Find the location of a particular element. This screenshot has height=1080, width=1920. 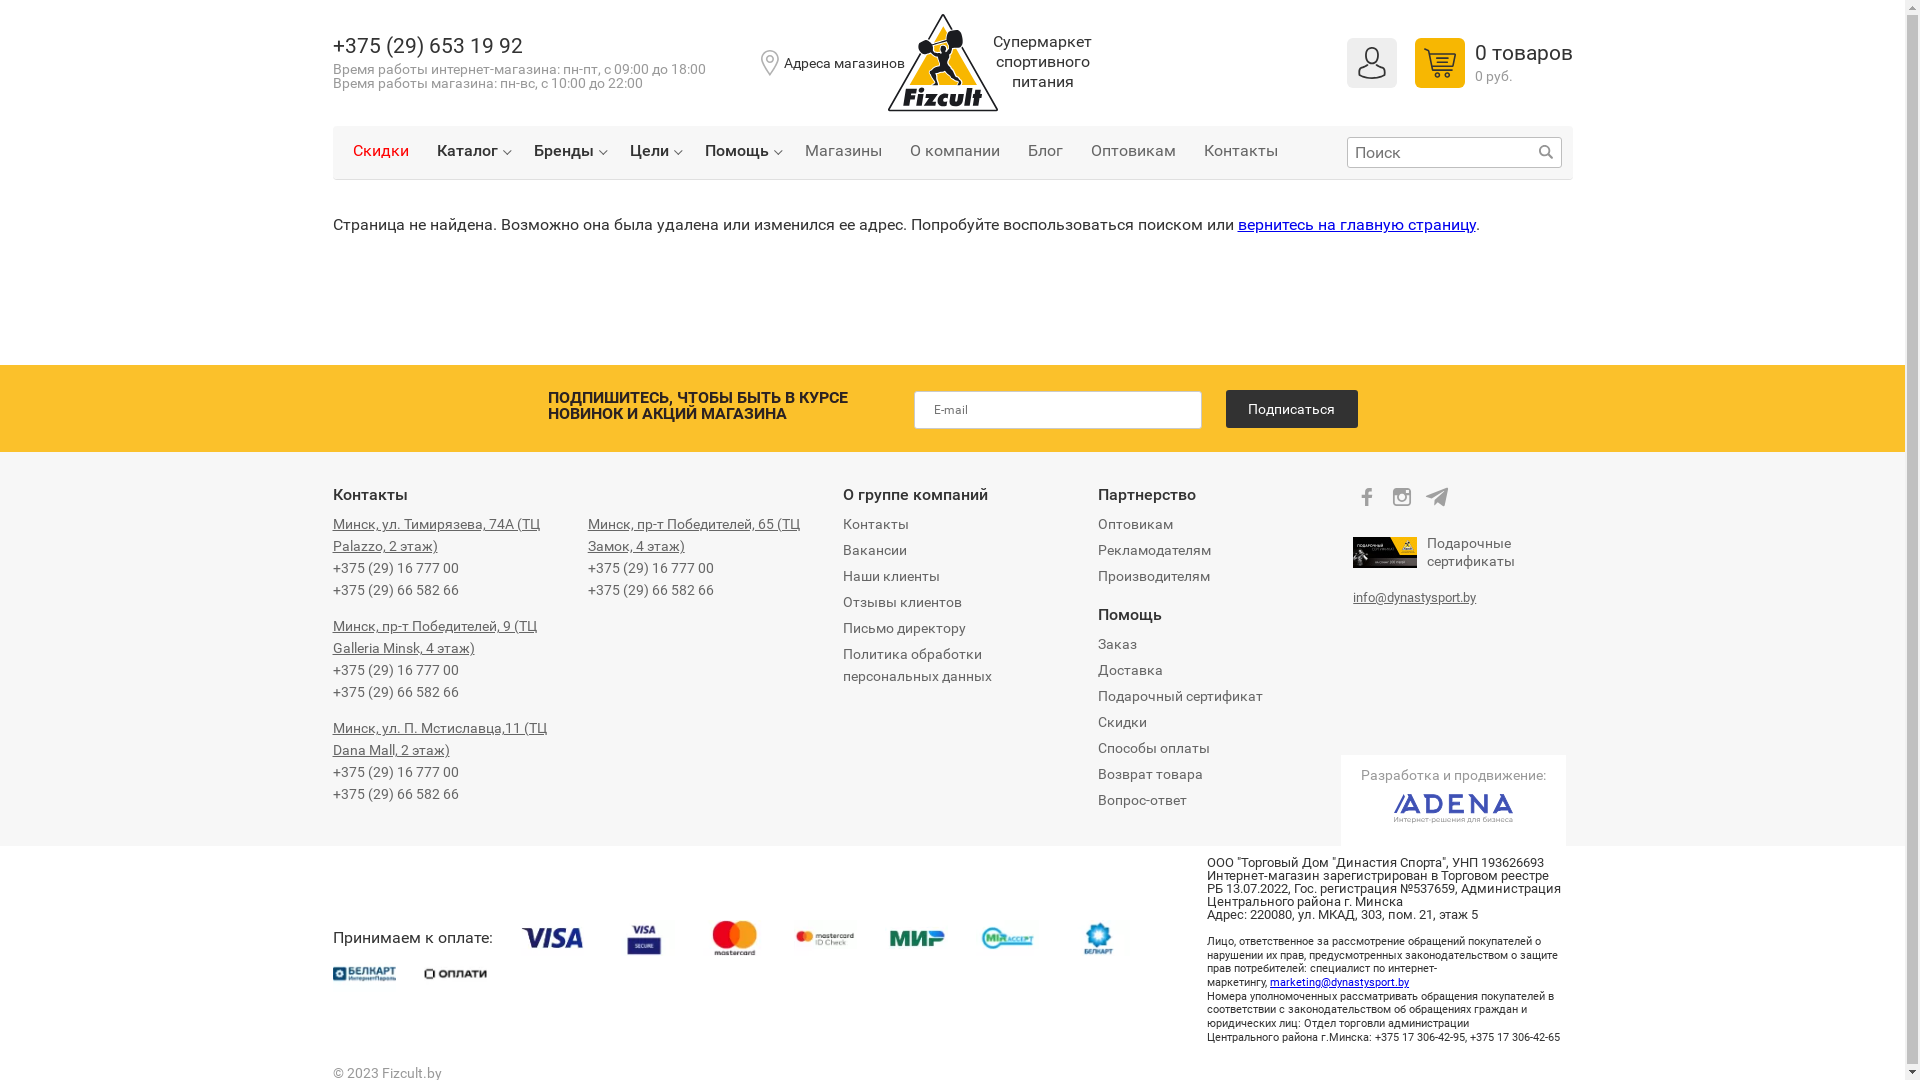

'marketing@dynastysport.by' is located at coordinates (1339, 981).